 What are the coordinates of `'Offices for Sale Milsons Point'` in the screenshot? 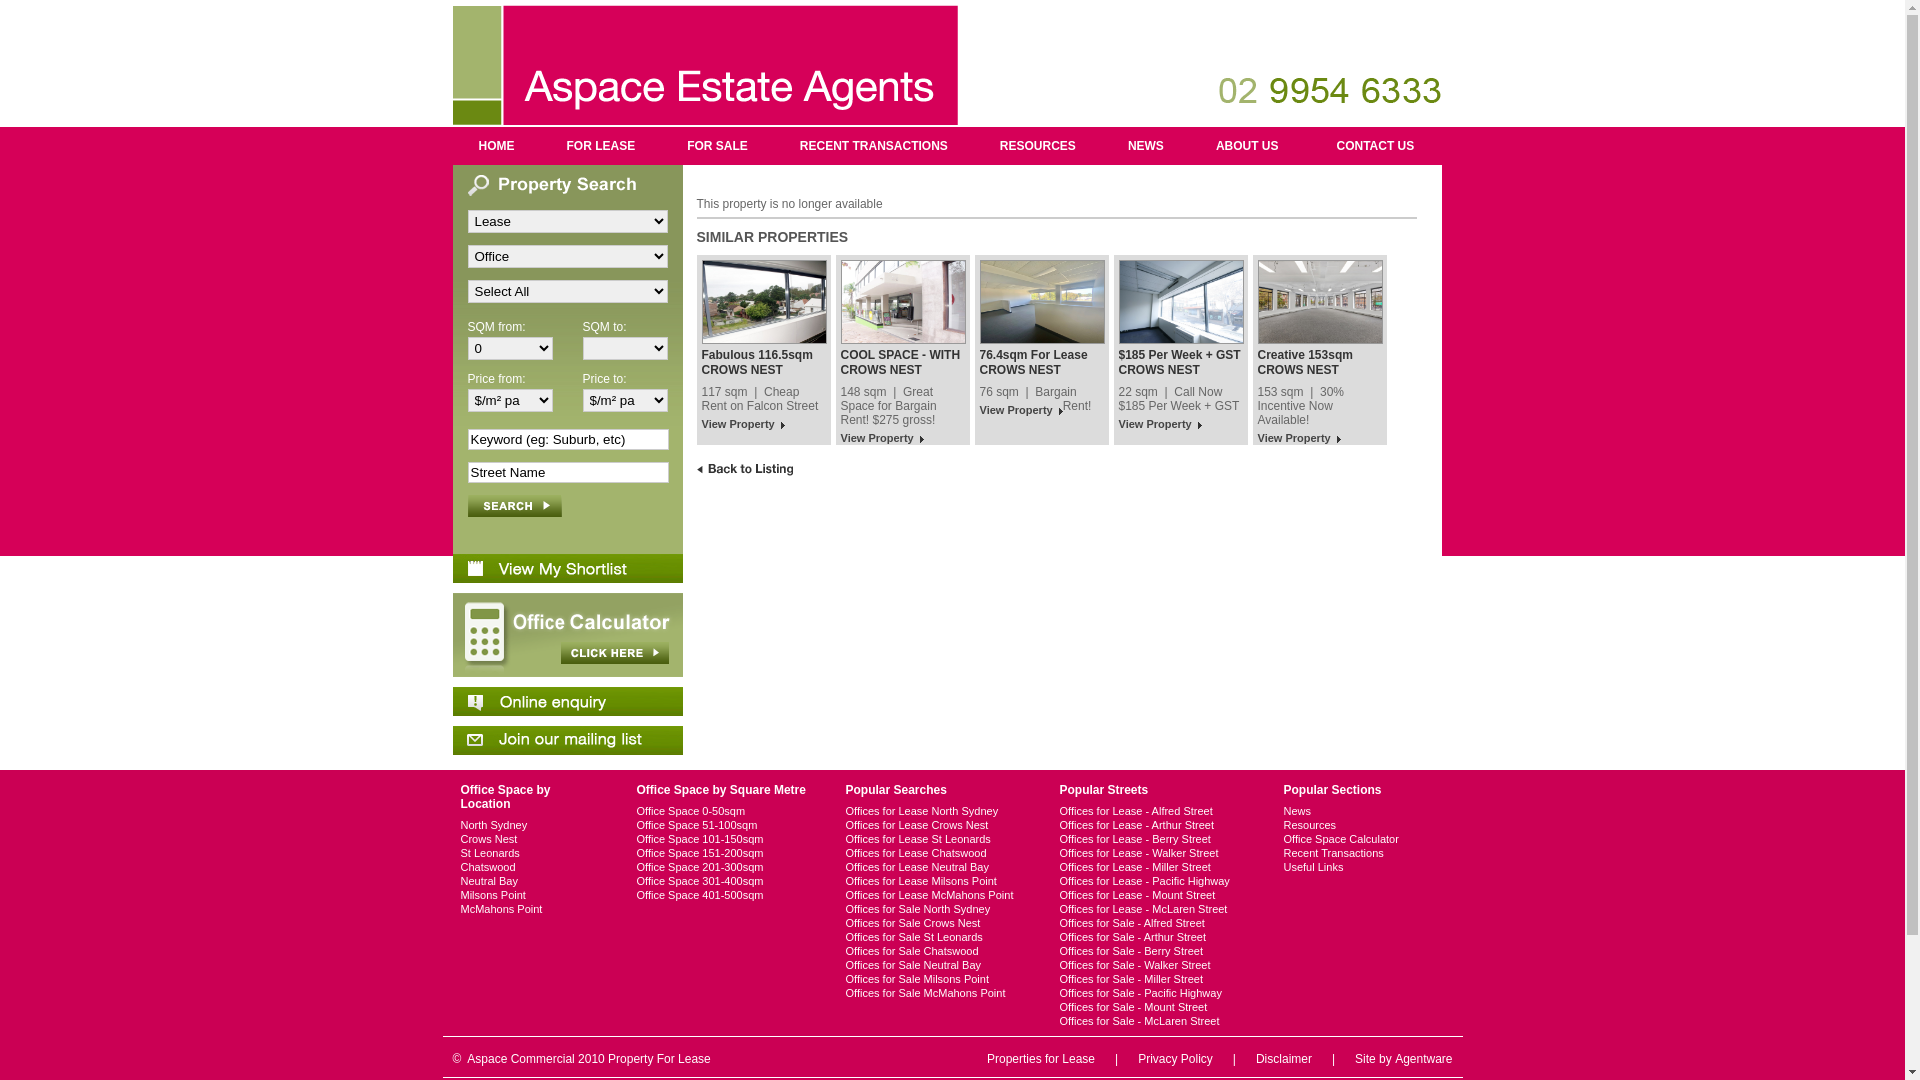 It's located at (845, 978).